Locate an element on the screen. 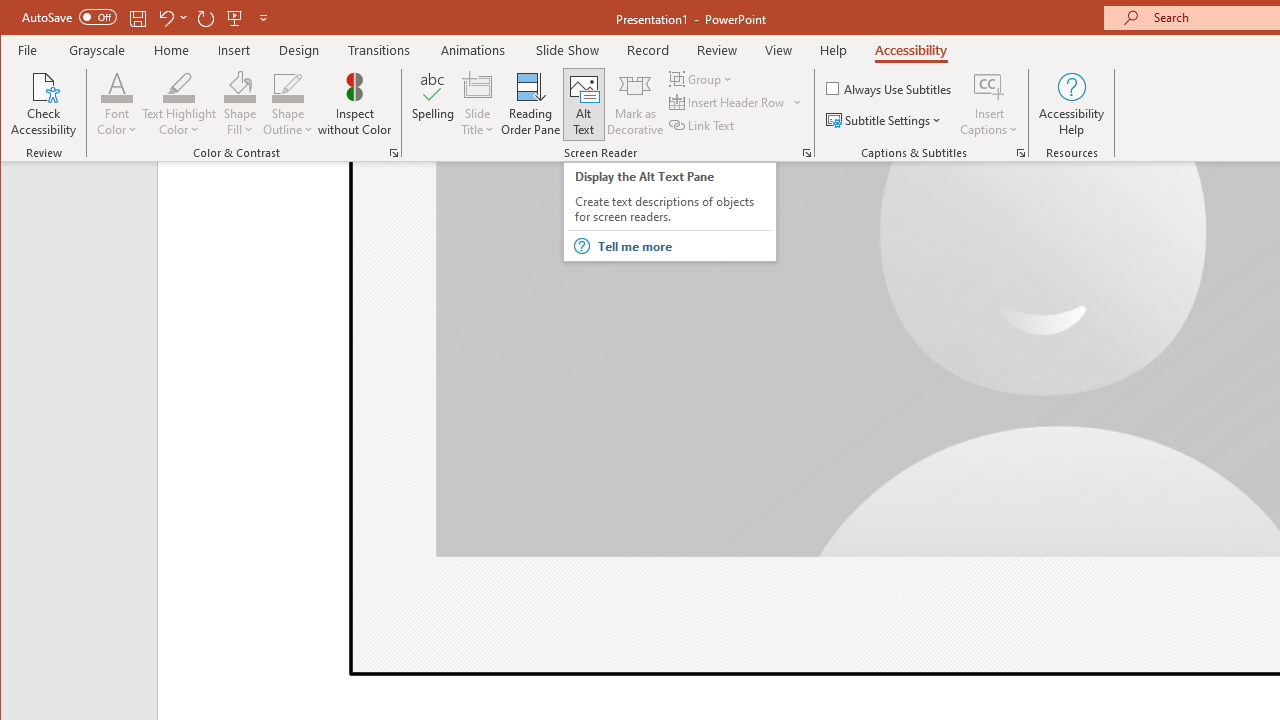 The width and height of the screenshot is (1280, 720). 'Color & Contrast' is located at coordinates (394, 152).